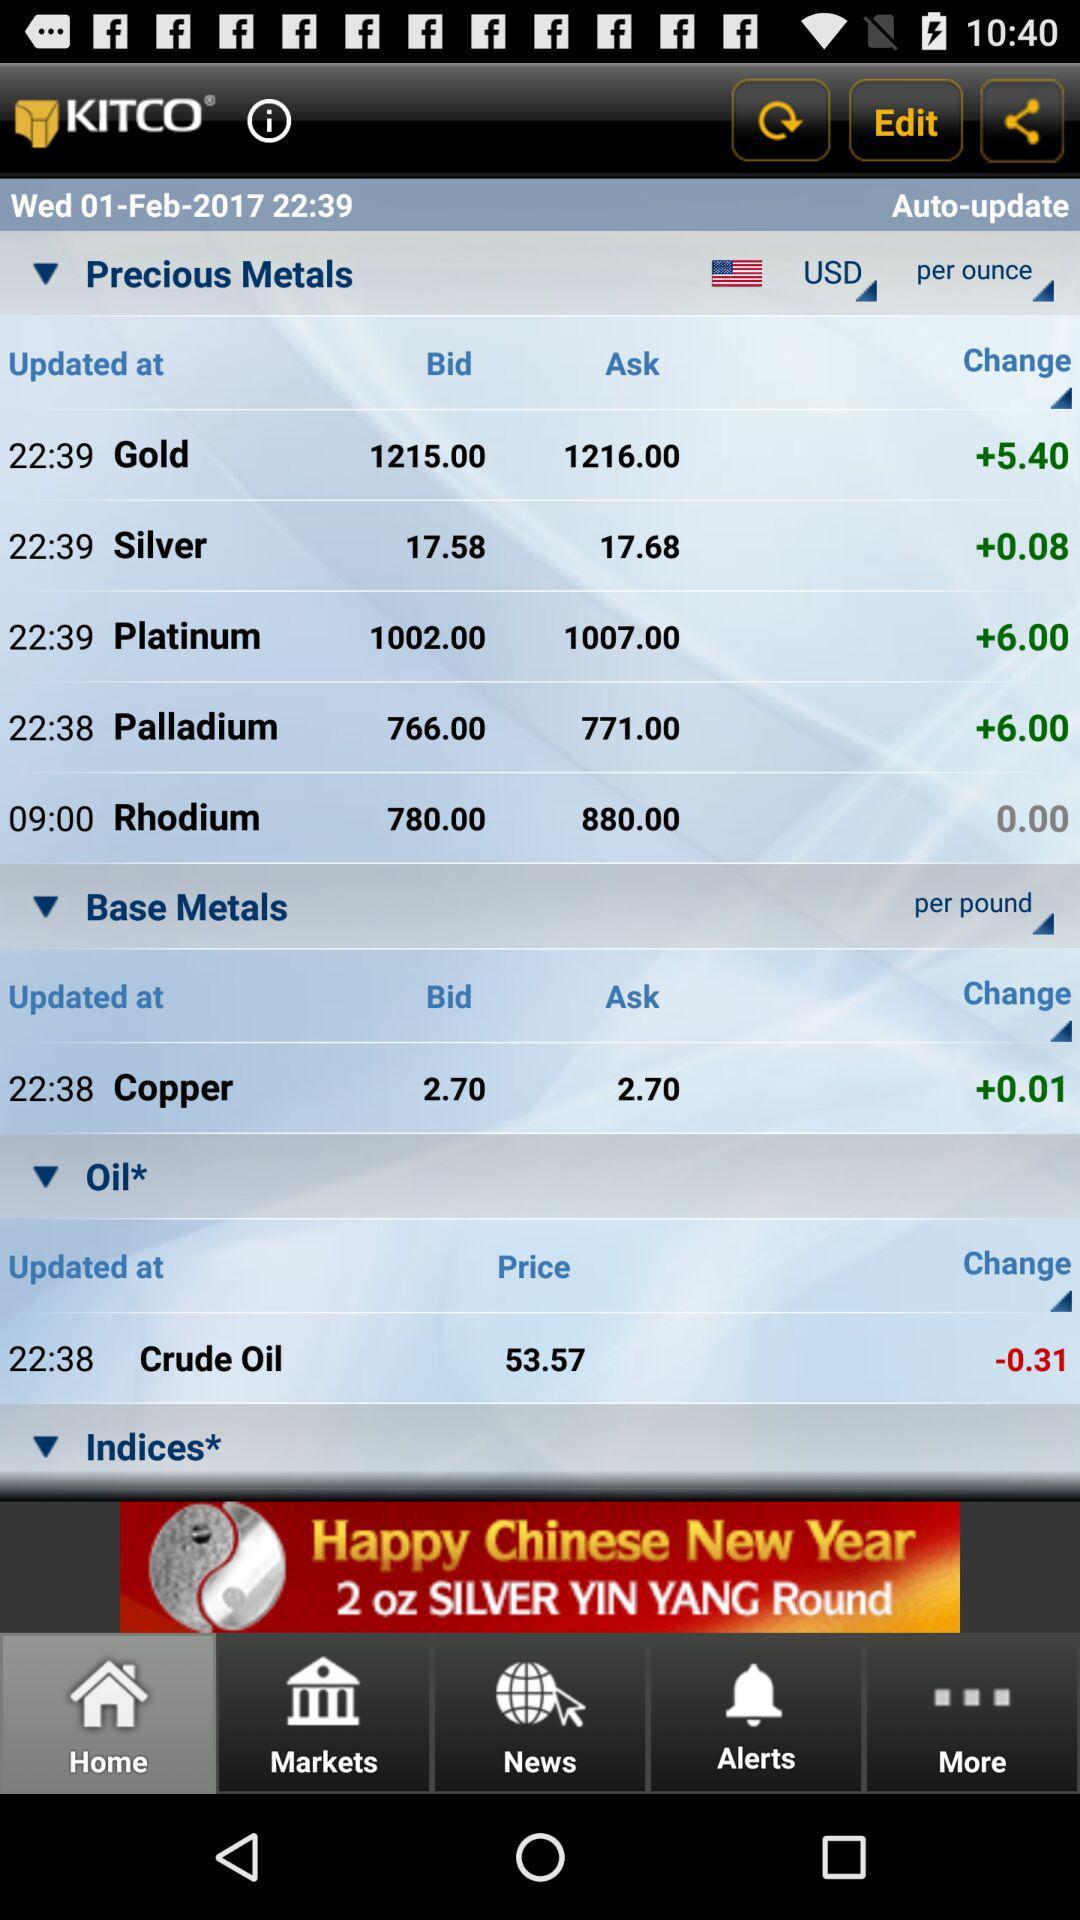  What do you see at coordinates (1022, 119) in the screenshot?
I see `share data` at bounding box center [1022, 119].